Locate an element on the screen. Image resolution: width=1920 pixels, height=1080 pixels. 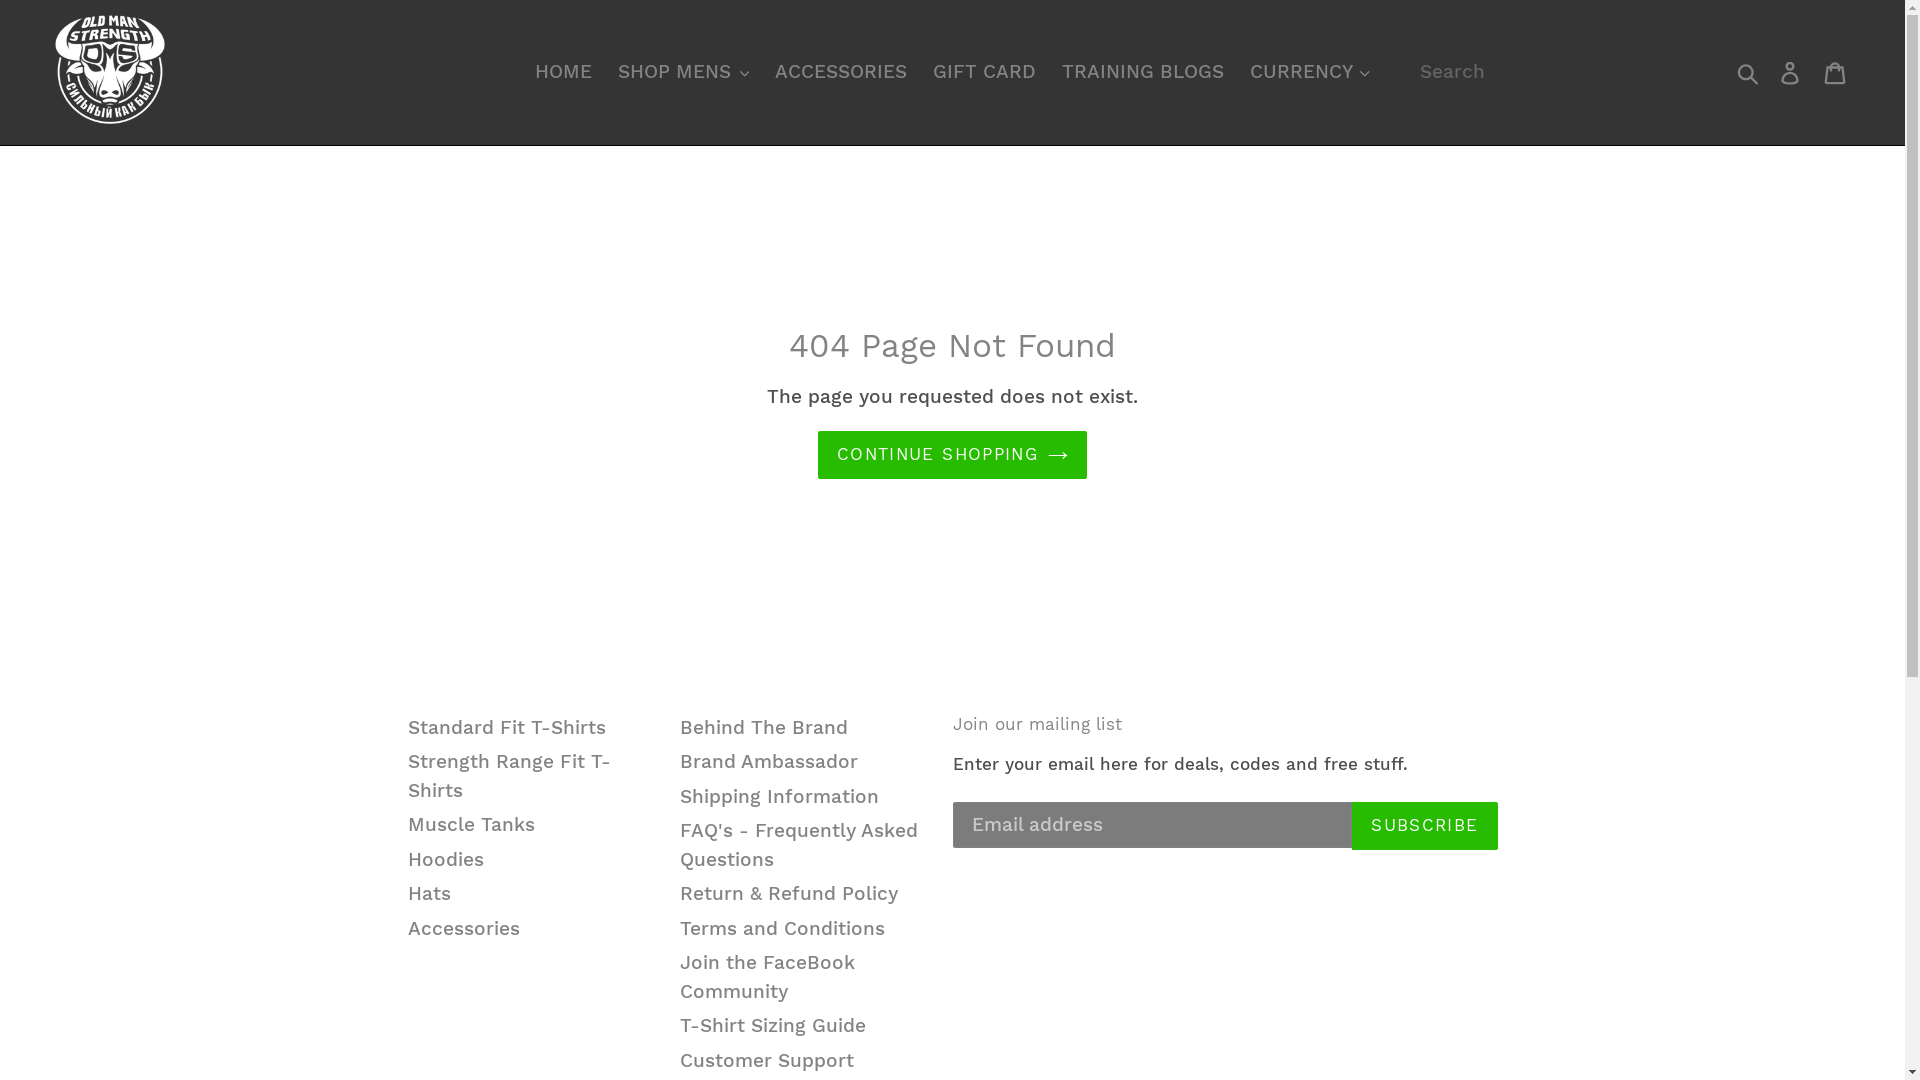
'Standard Fit T-Shirts' is located at coordinates (507, 727).